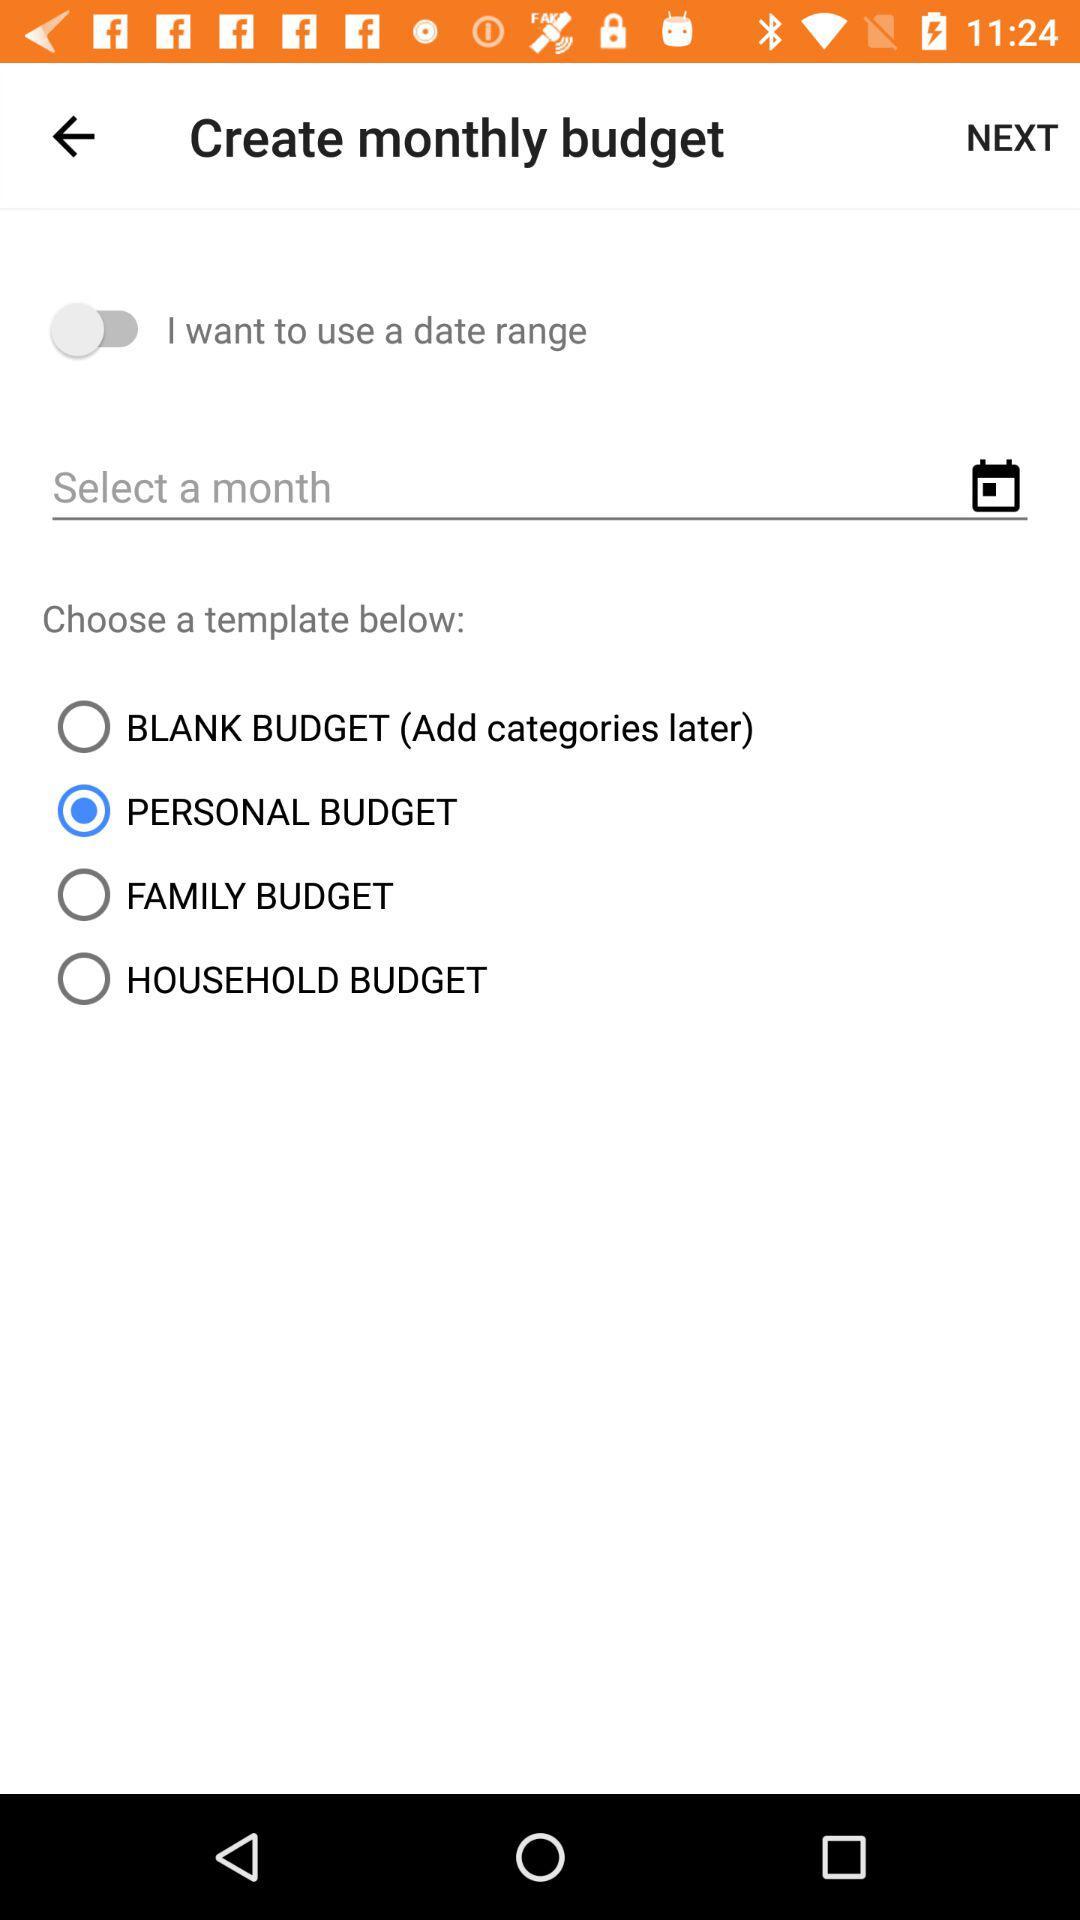 Image resolution: width=1080 pixels, height=1920 pixels. Describe the element at coordinates (263, 978) in the screenshot. I see `the icon below family budget item` at that location.